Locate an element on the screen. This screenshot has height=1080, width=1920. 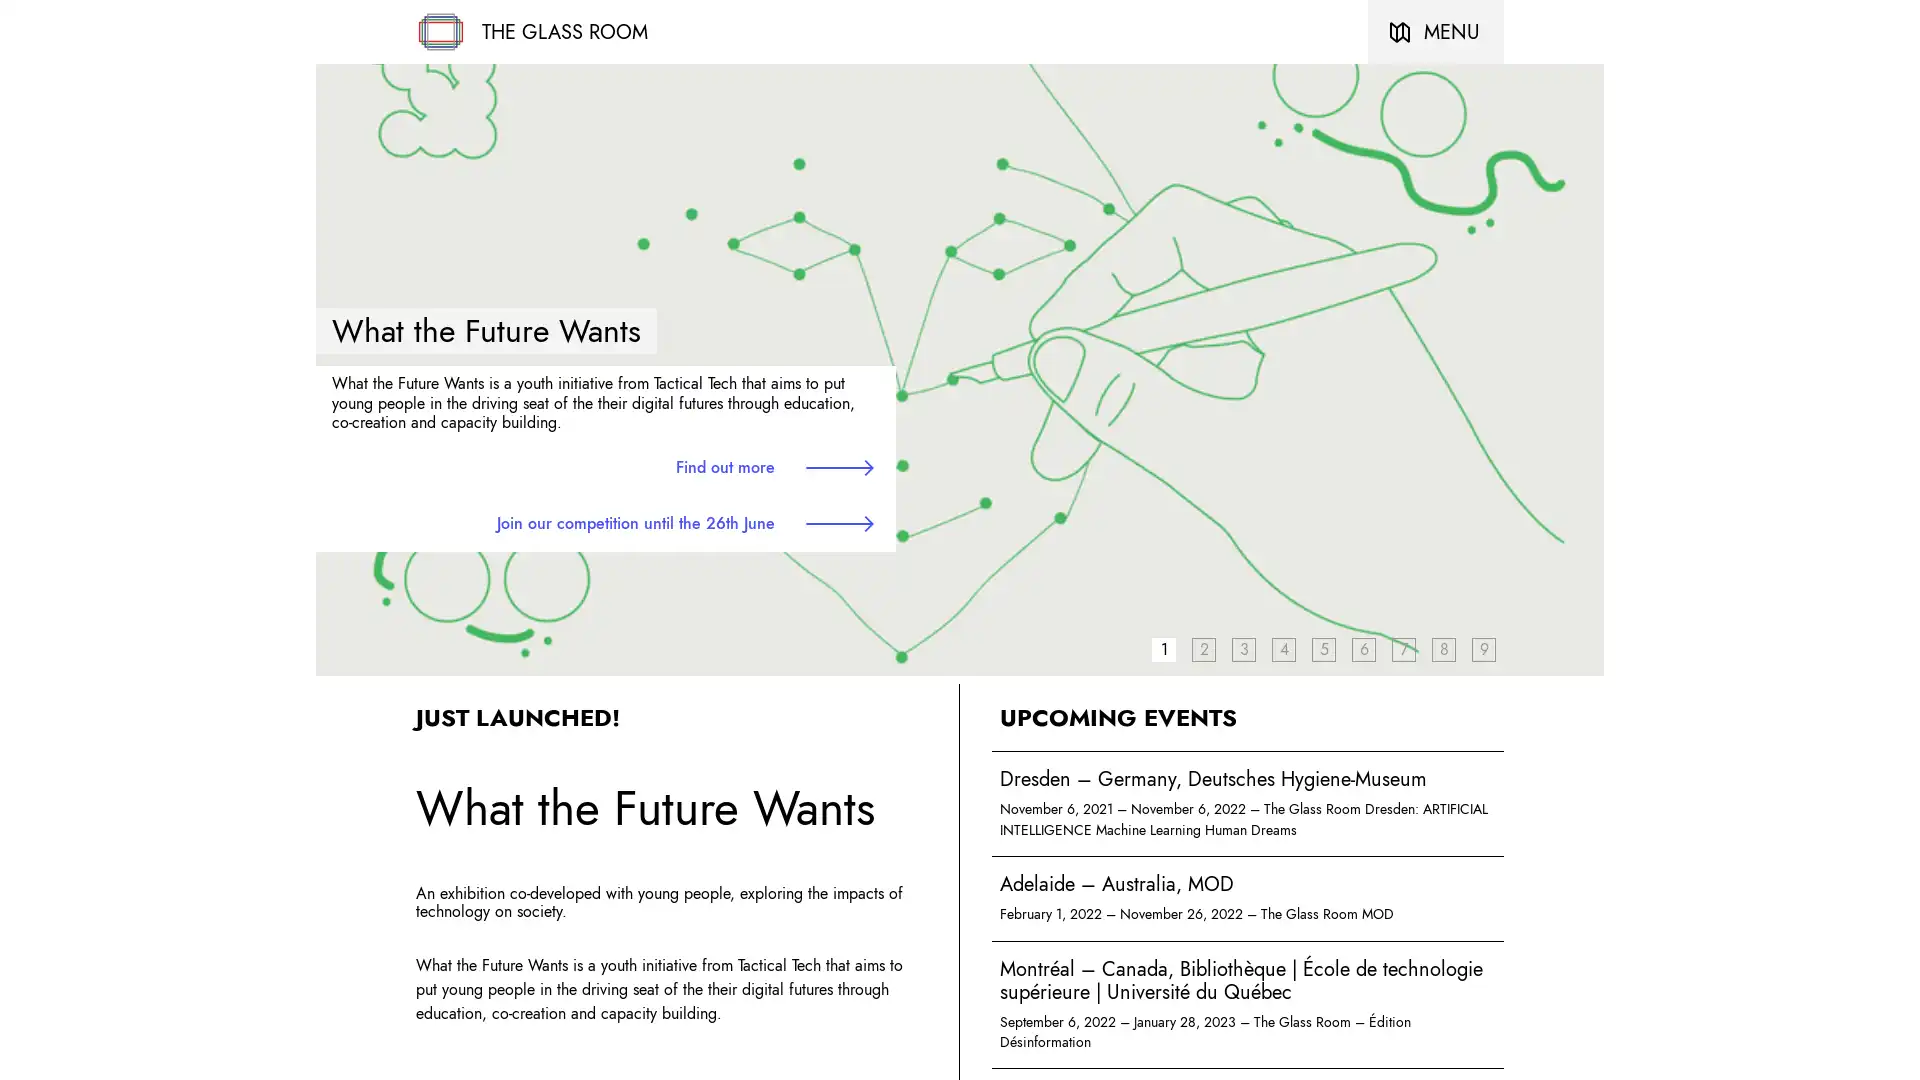
slide item 7 is located at coordinates (1402, 648).